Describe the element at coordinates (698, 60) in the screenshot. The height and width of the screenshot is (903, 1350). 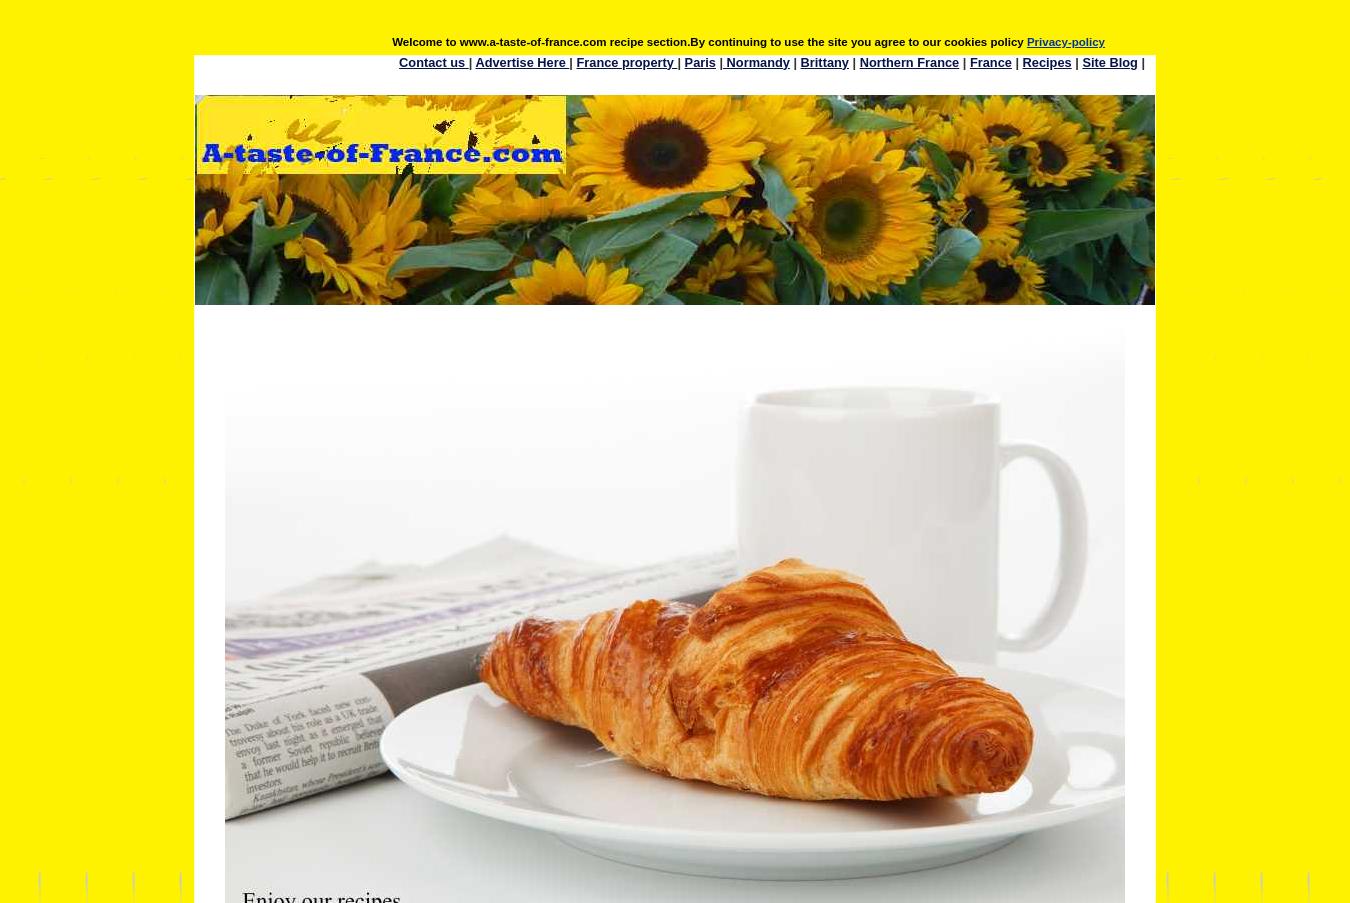
I see `'Paris'` at that location.